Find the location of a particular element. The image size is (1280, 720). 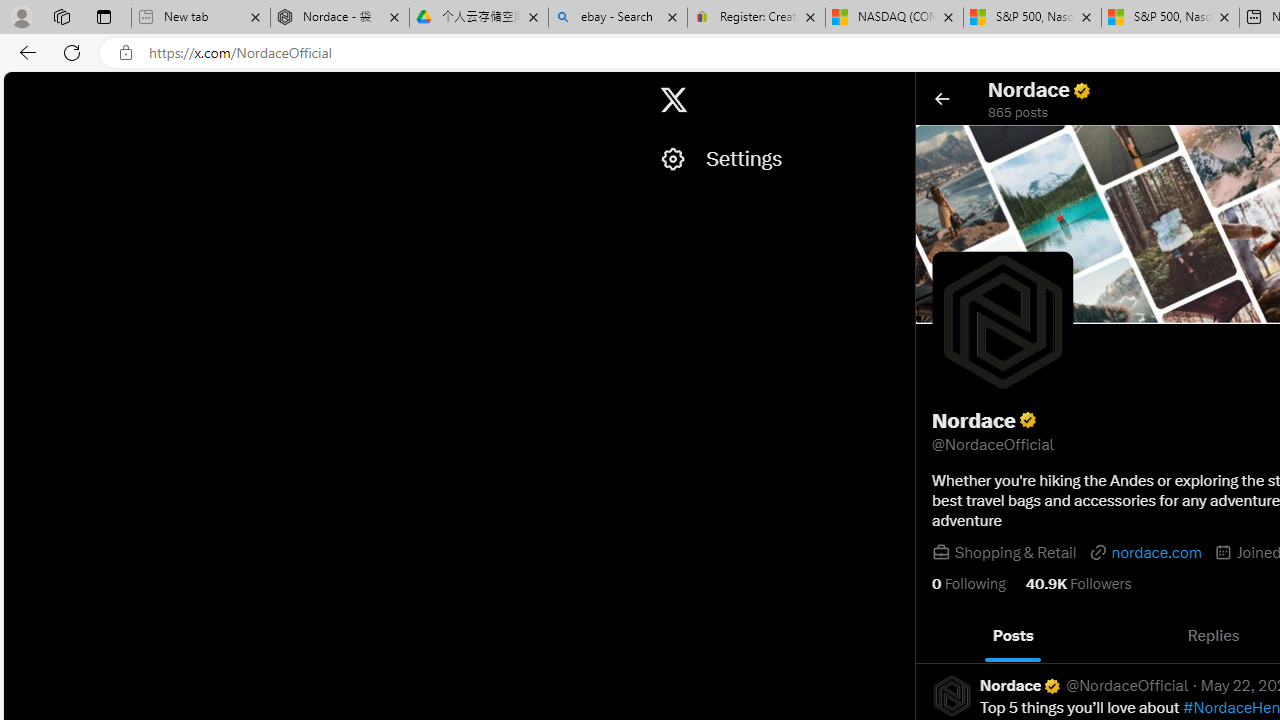

'Settings' is located at coordinates (776, 158).